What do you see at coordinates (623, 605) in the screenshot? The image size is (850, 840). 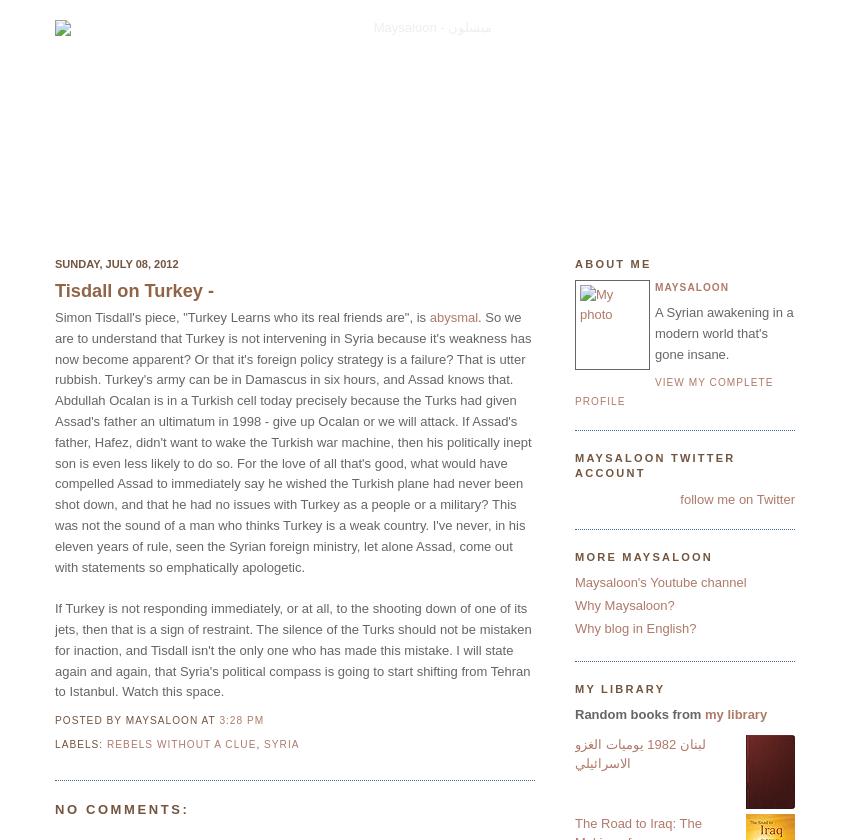 I see `'Why Maysaloon?'` at bounding box center [623, 605].